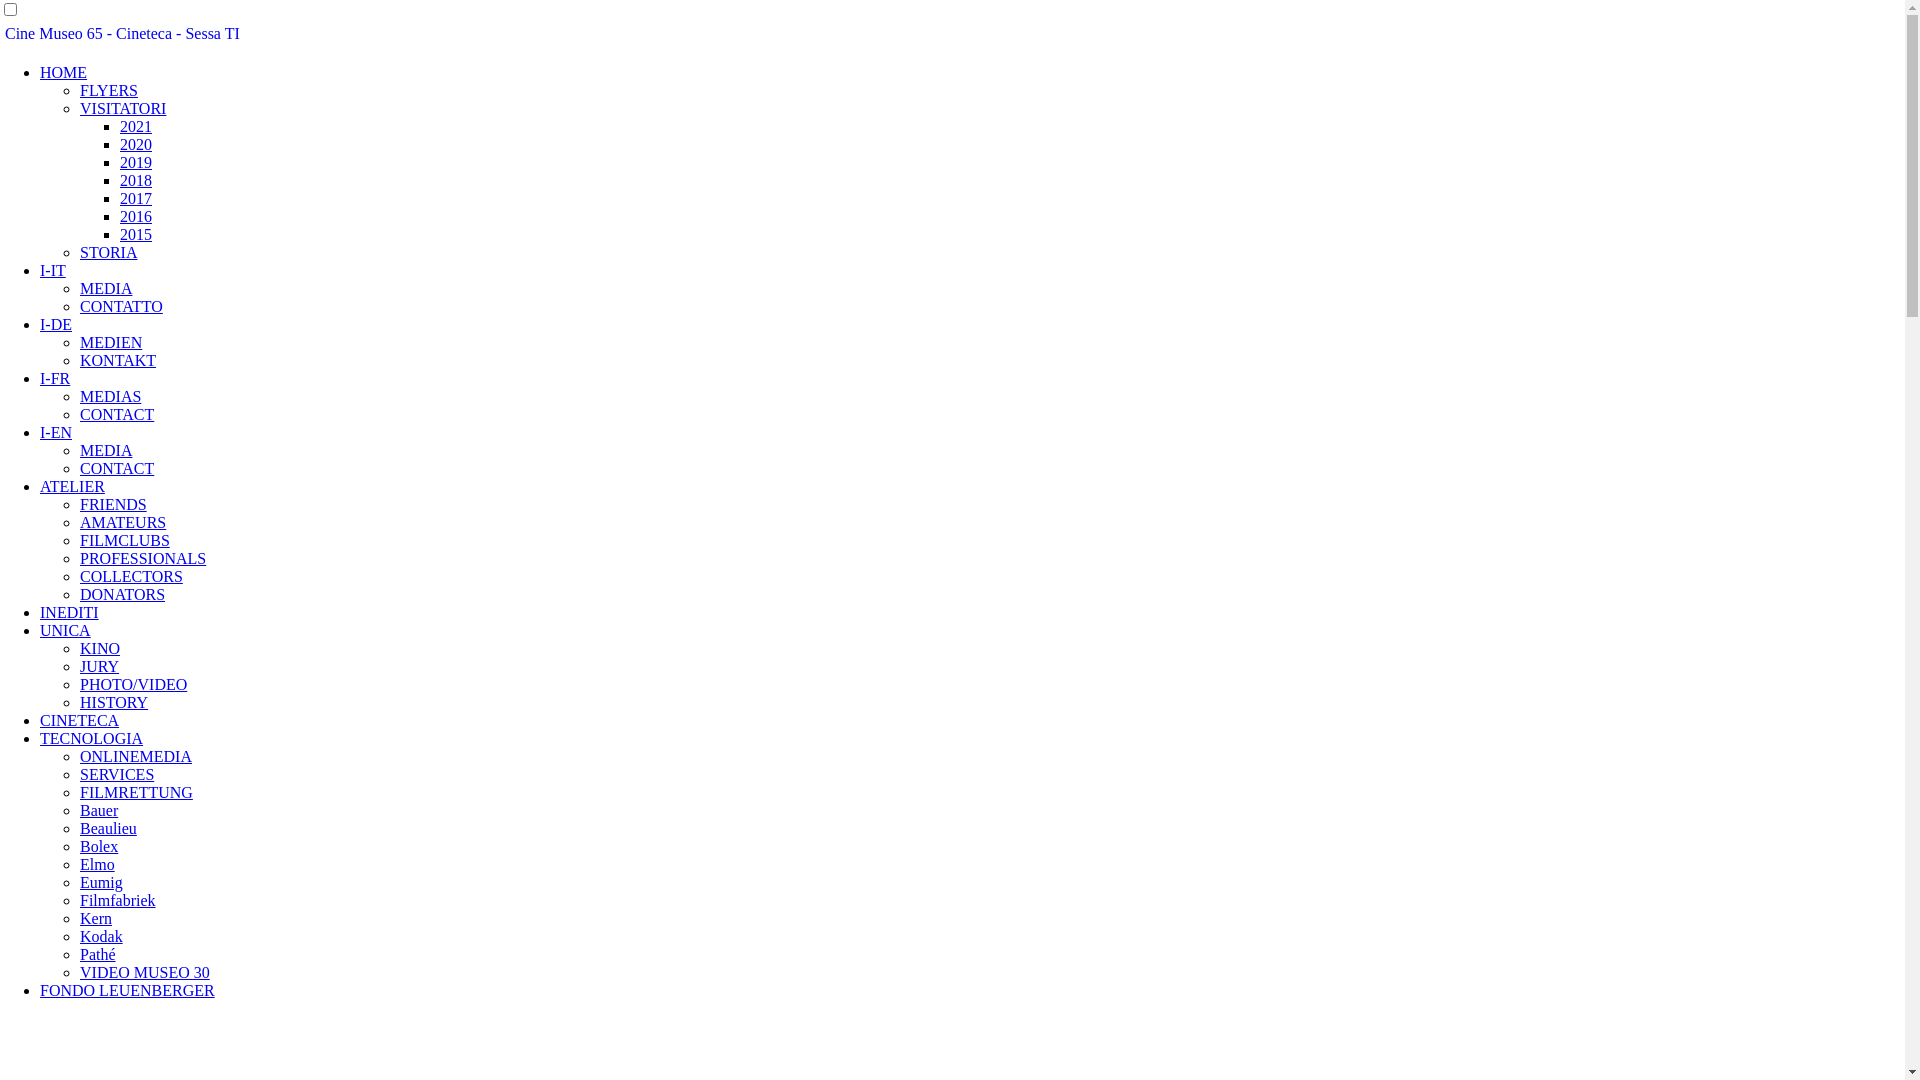  What do you see at coordinates (115, 468) in the screenshot?
I see `'CONTACT'` at bounding box center [115, 468].